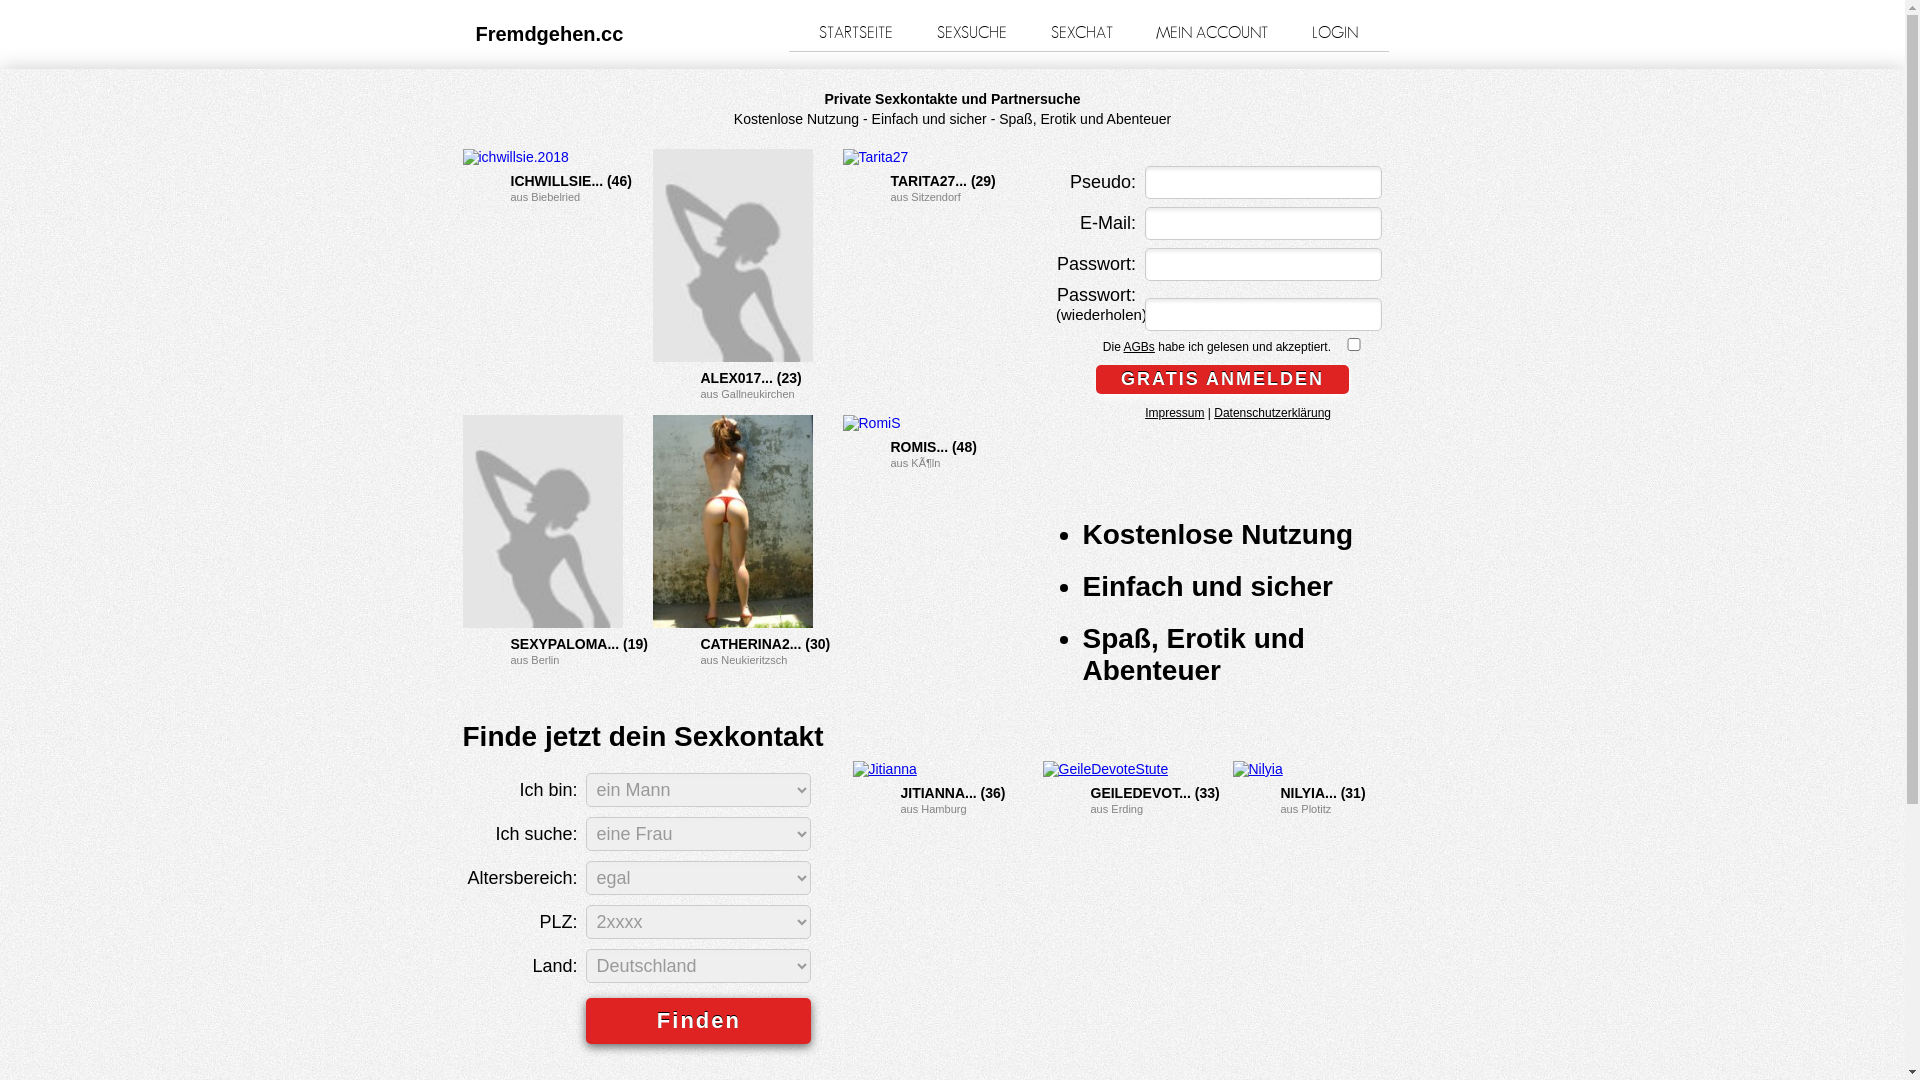 Image resolution: width=1920 pixels, height=1080 pixels. I want to click on 'Fremdgehen.cc', so click(550, 34).